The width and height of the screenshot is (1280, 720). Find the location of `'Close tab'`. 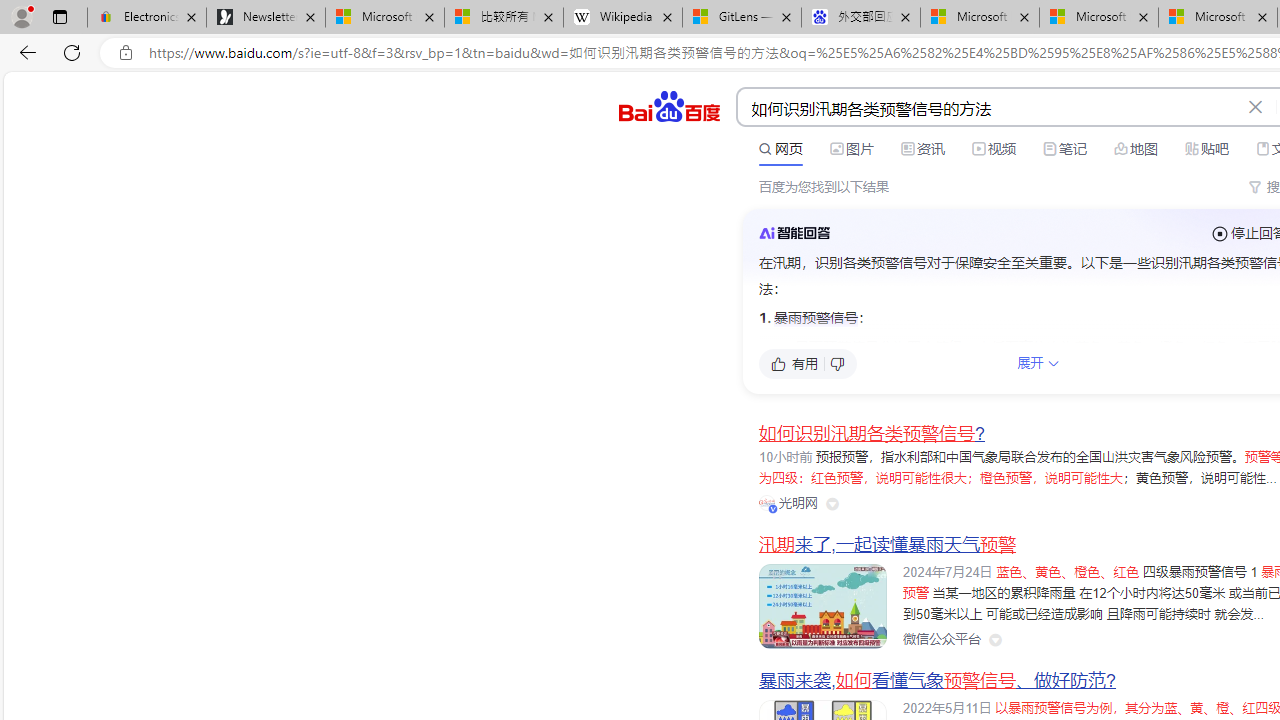

'Close tab' is located at coordinates (1261, 17).